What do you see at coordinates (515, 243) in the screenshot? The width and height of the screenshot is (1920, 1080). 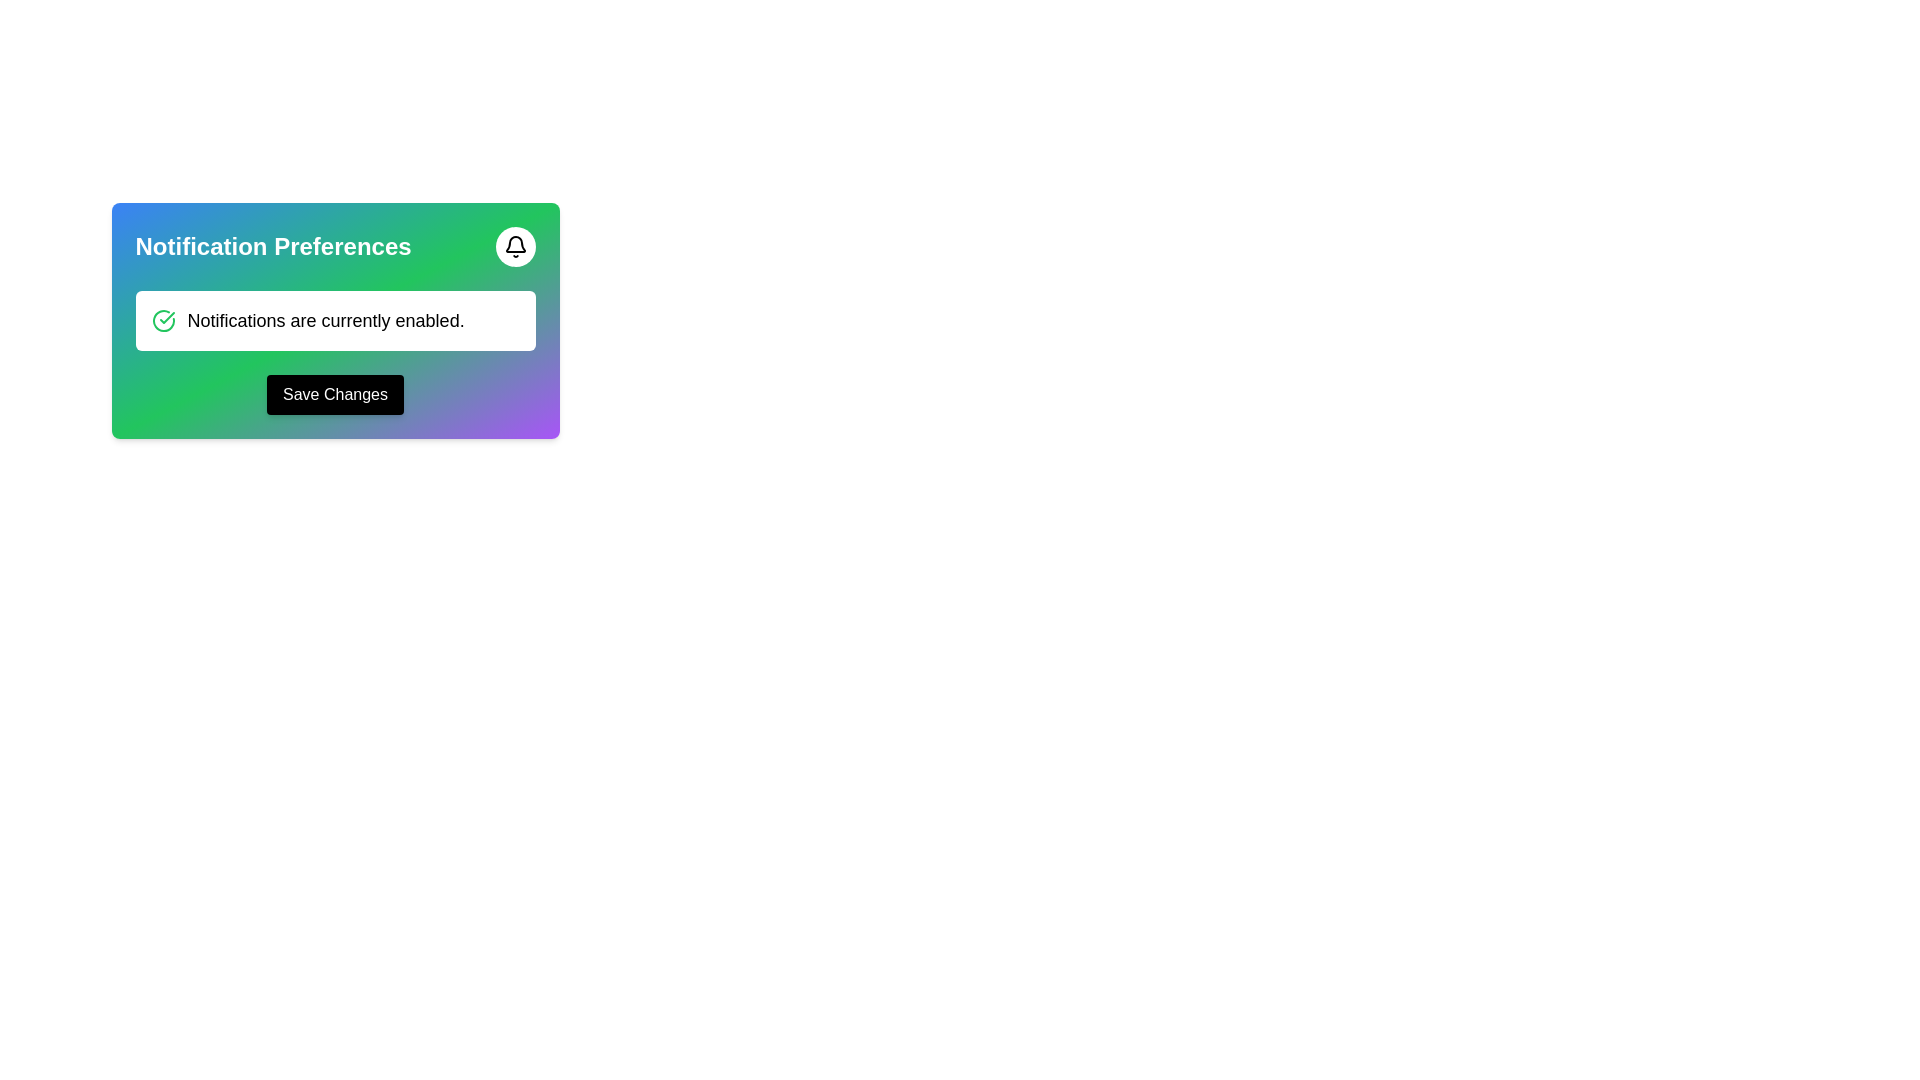 I see `the bell-shaped notification icon located in the upper-right corner of the notification preferences dialog box` at bounding box center [515, 243].